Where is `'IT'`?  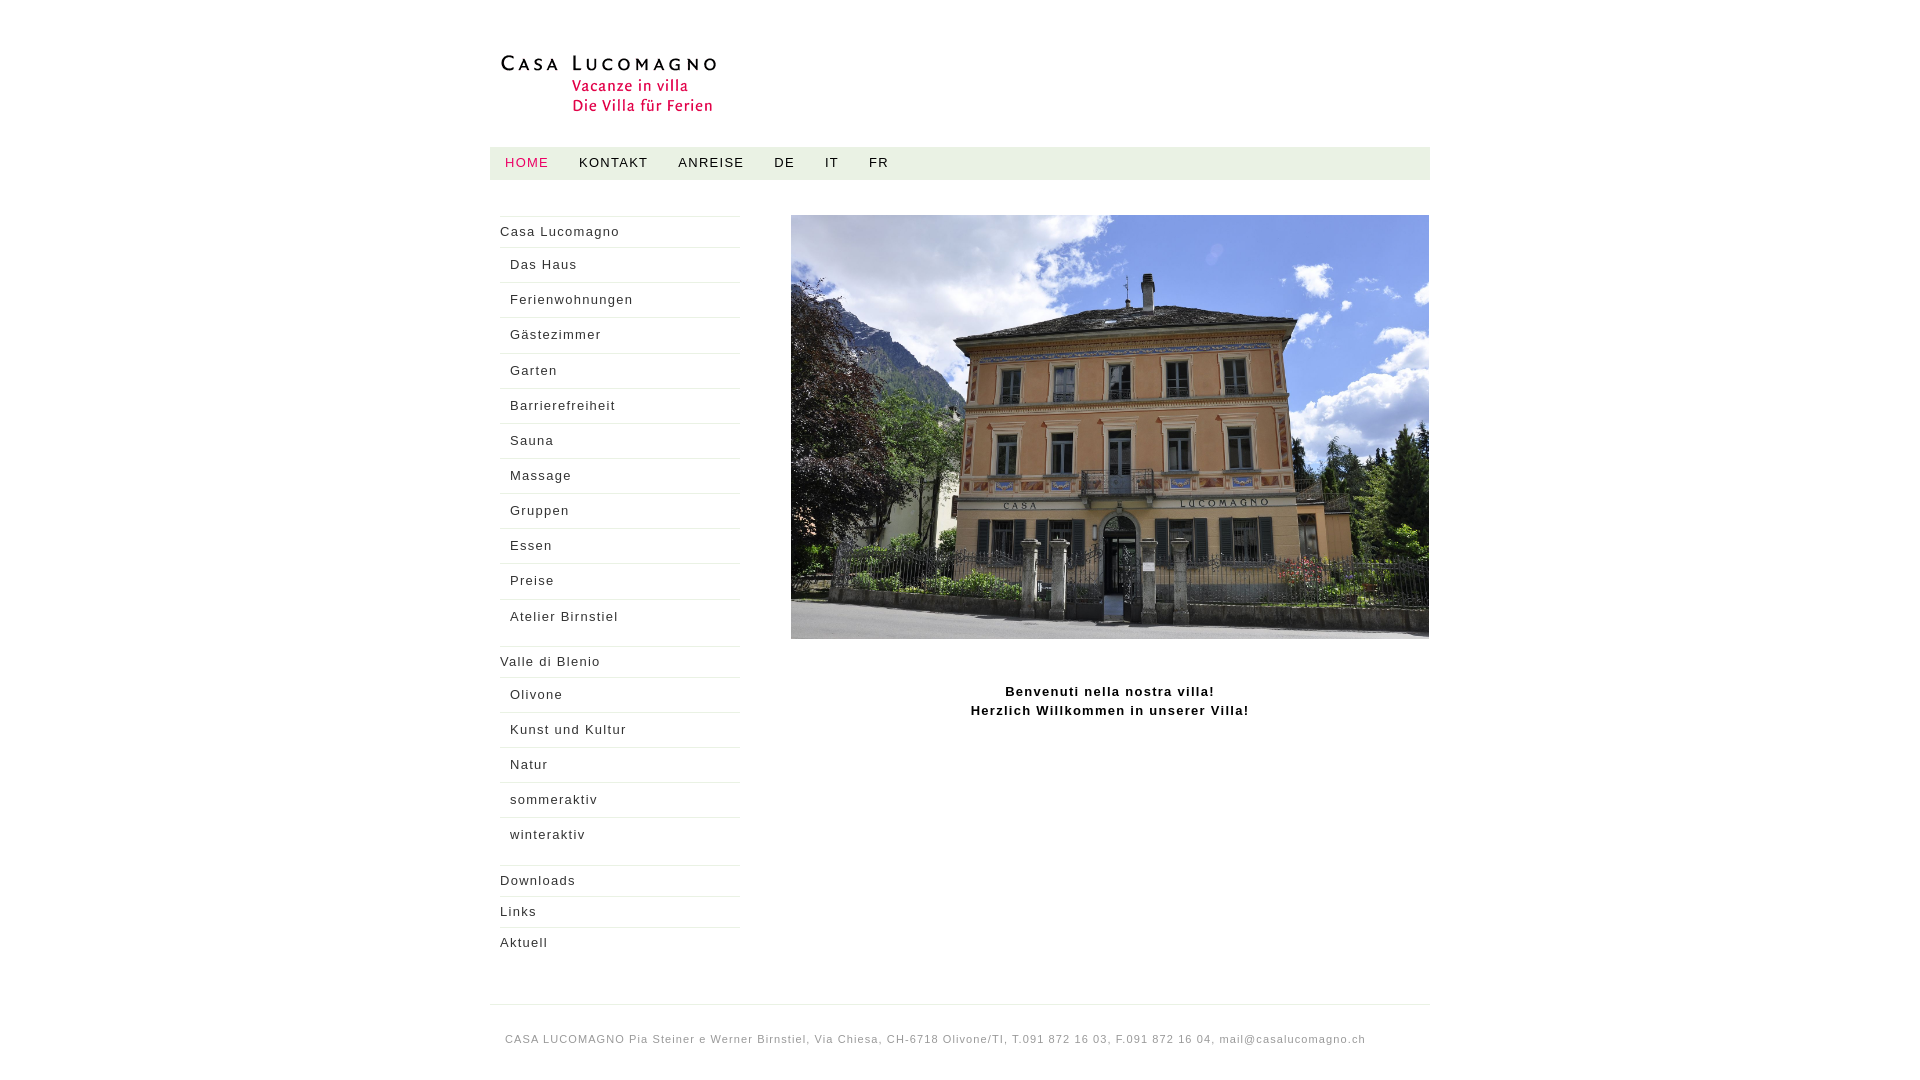 'IT' is located at coordinates (831, 162).